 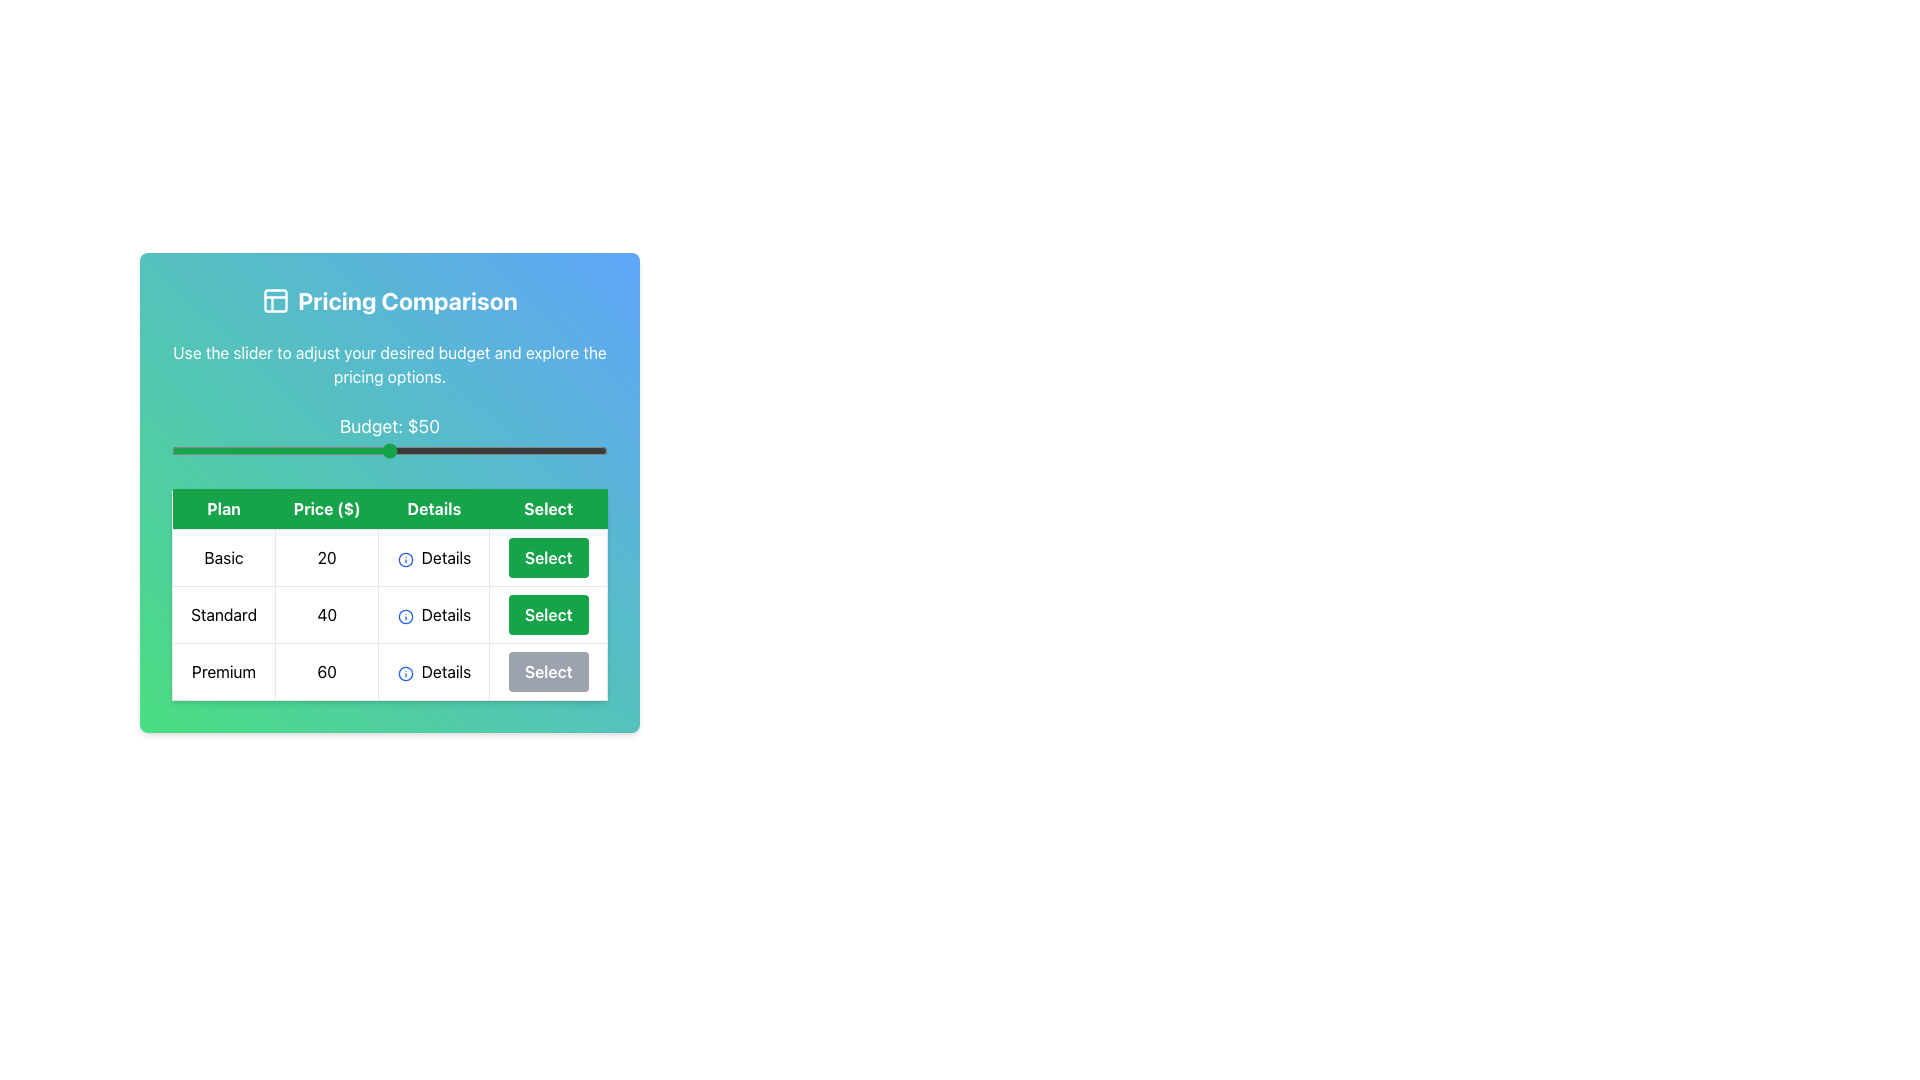 I want to click on the budget, so click(x=529, y=451).